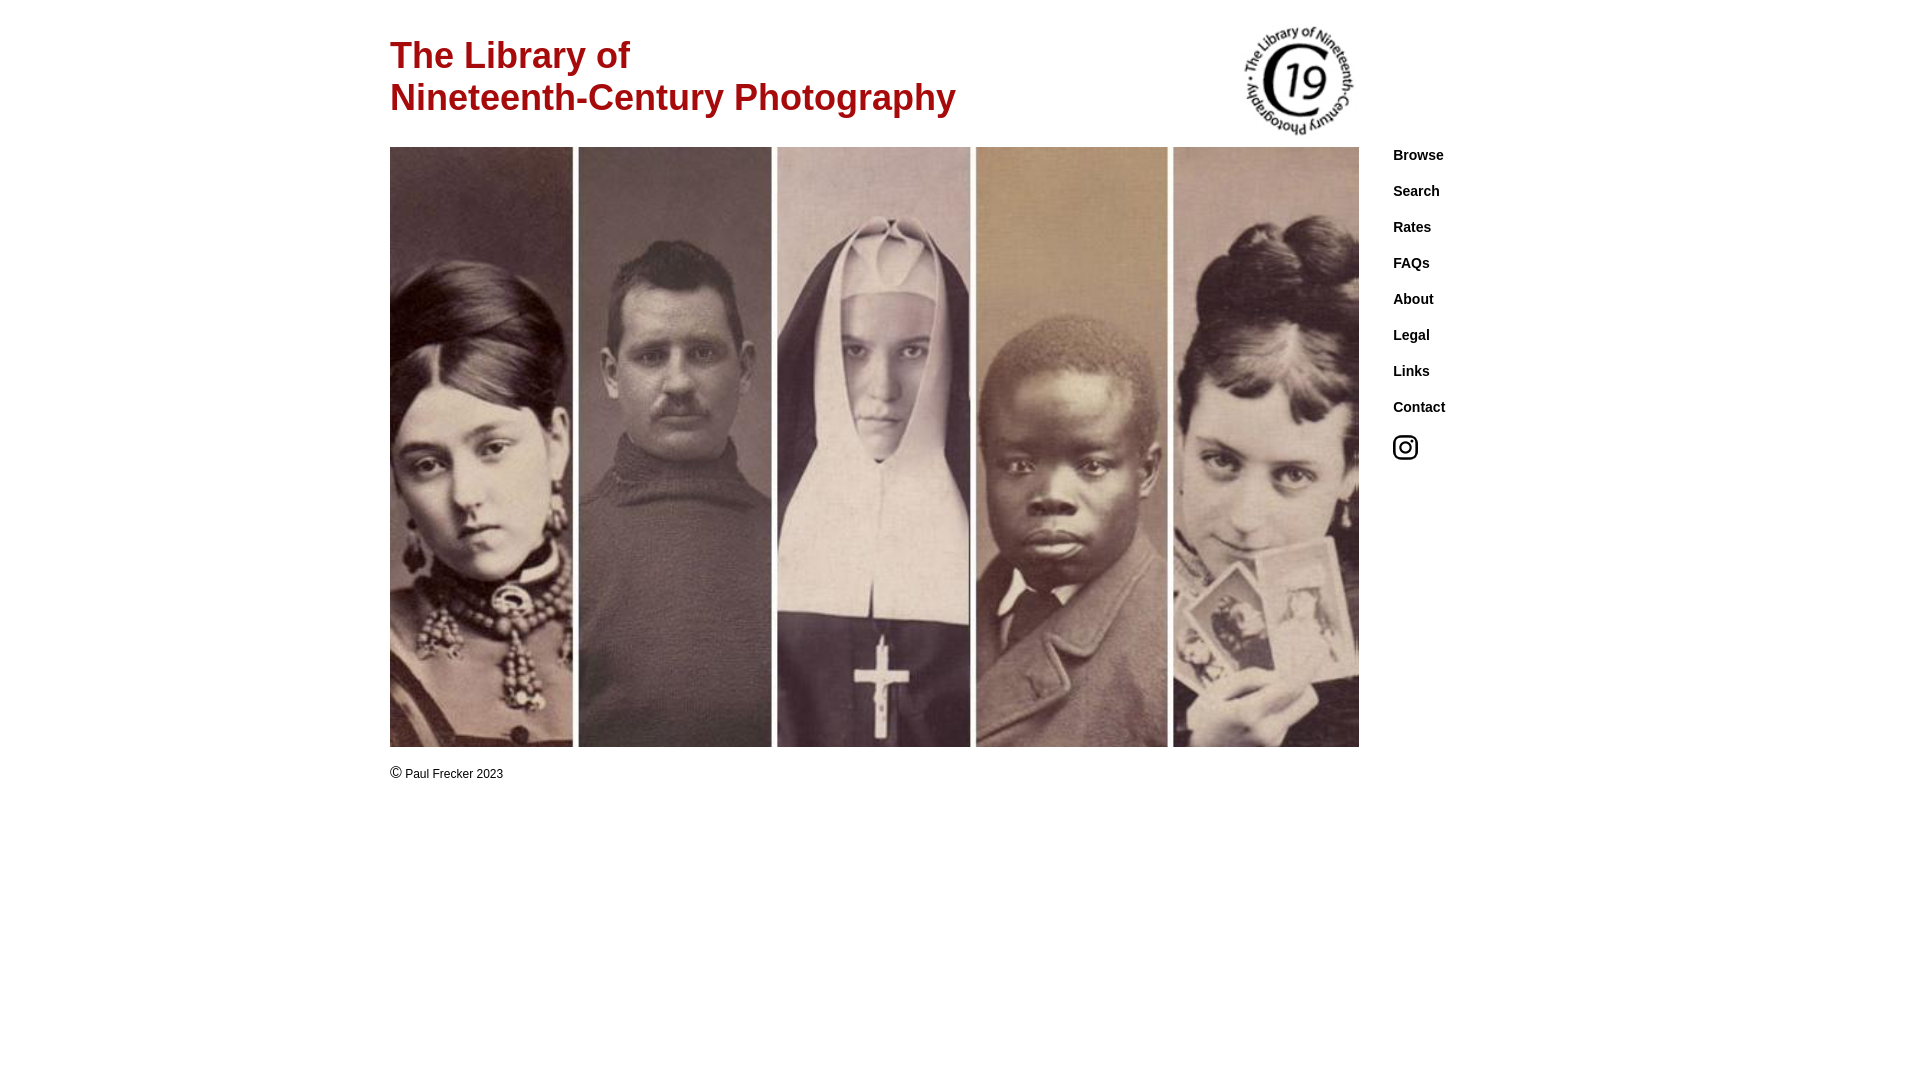 The image size is (1920, 1080). What do you see at coordinates (1417, 153) in the screenshot?
I see `'Browse'` at bounding box center [1417, 153].